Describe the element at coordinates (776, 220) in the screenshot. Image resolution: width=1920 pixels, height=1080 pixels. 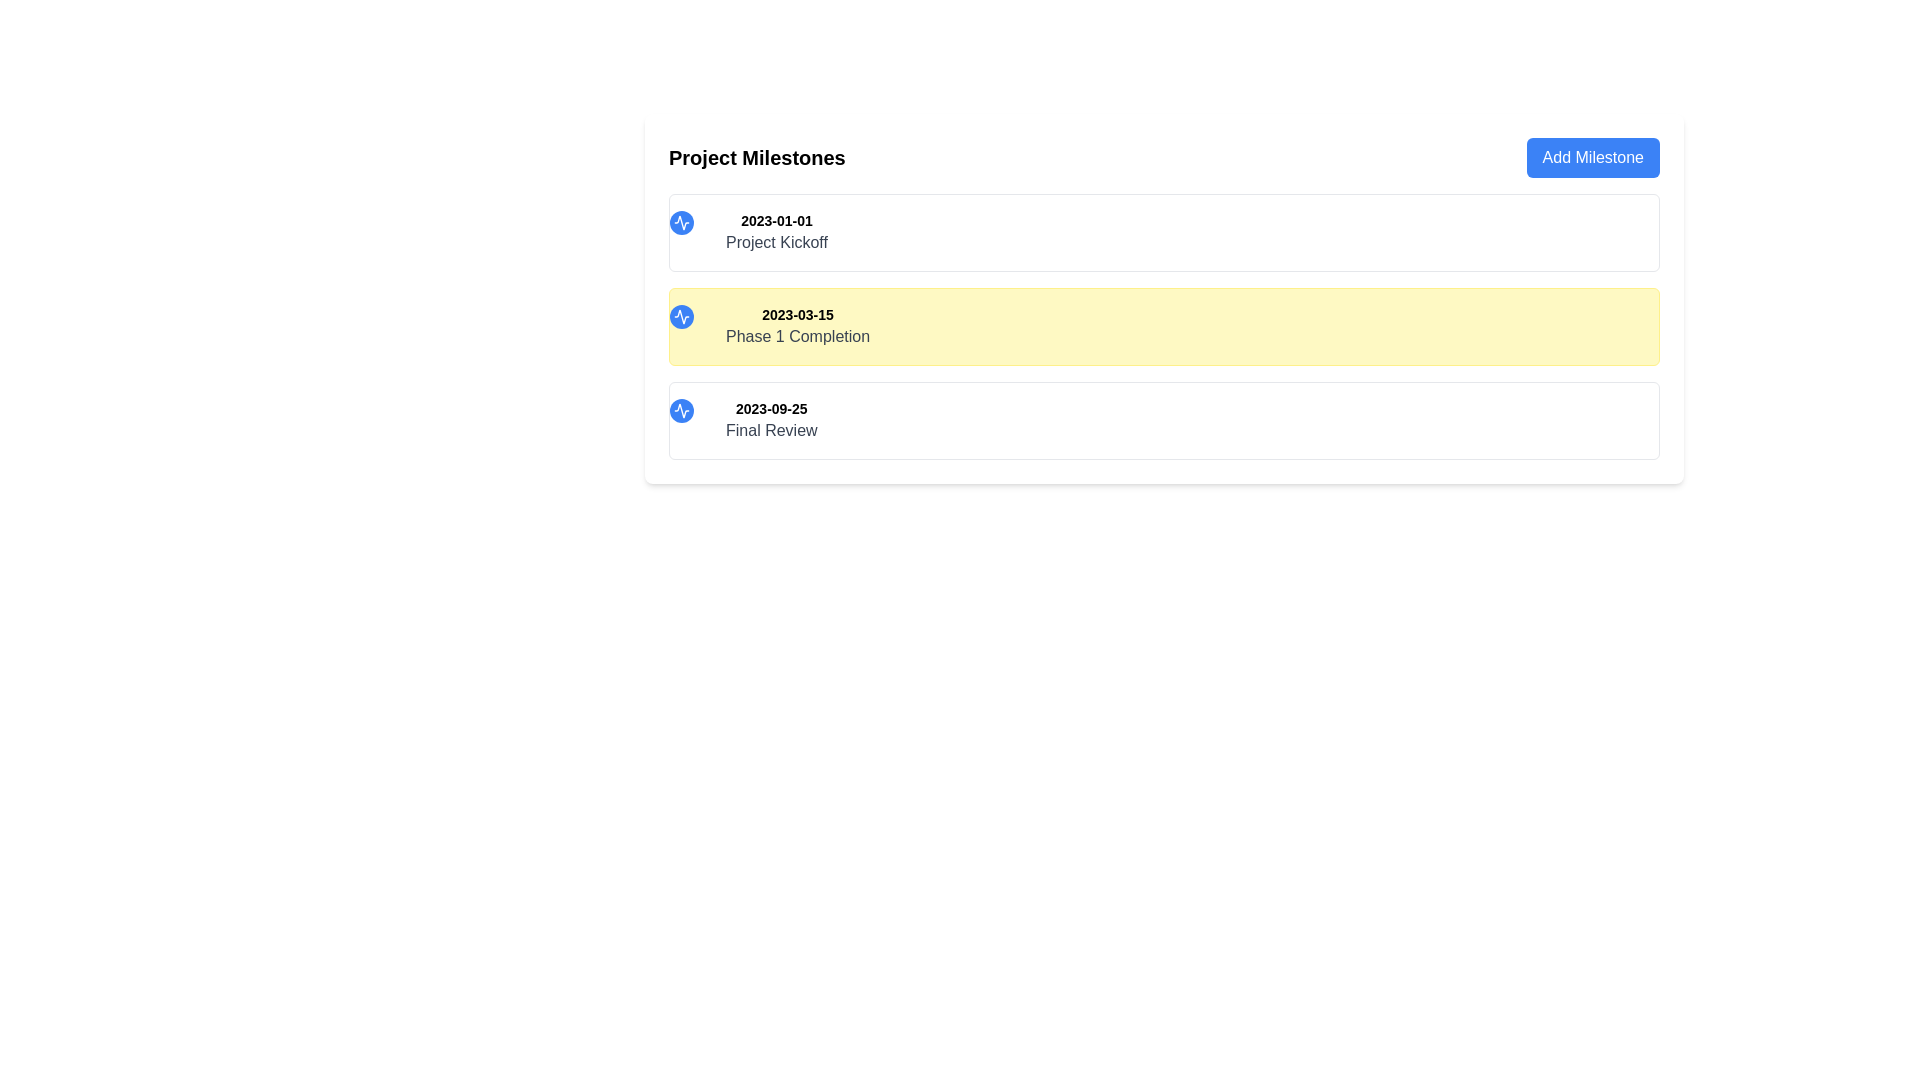
I see `the static text label displaying the date for the milestone event in the 'Project Kickoff' list item` at that location.